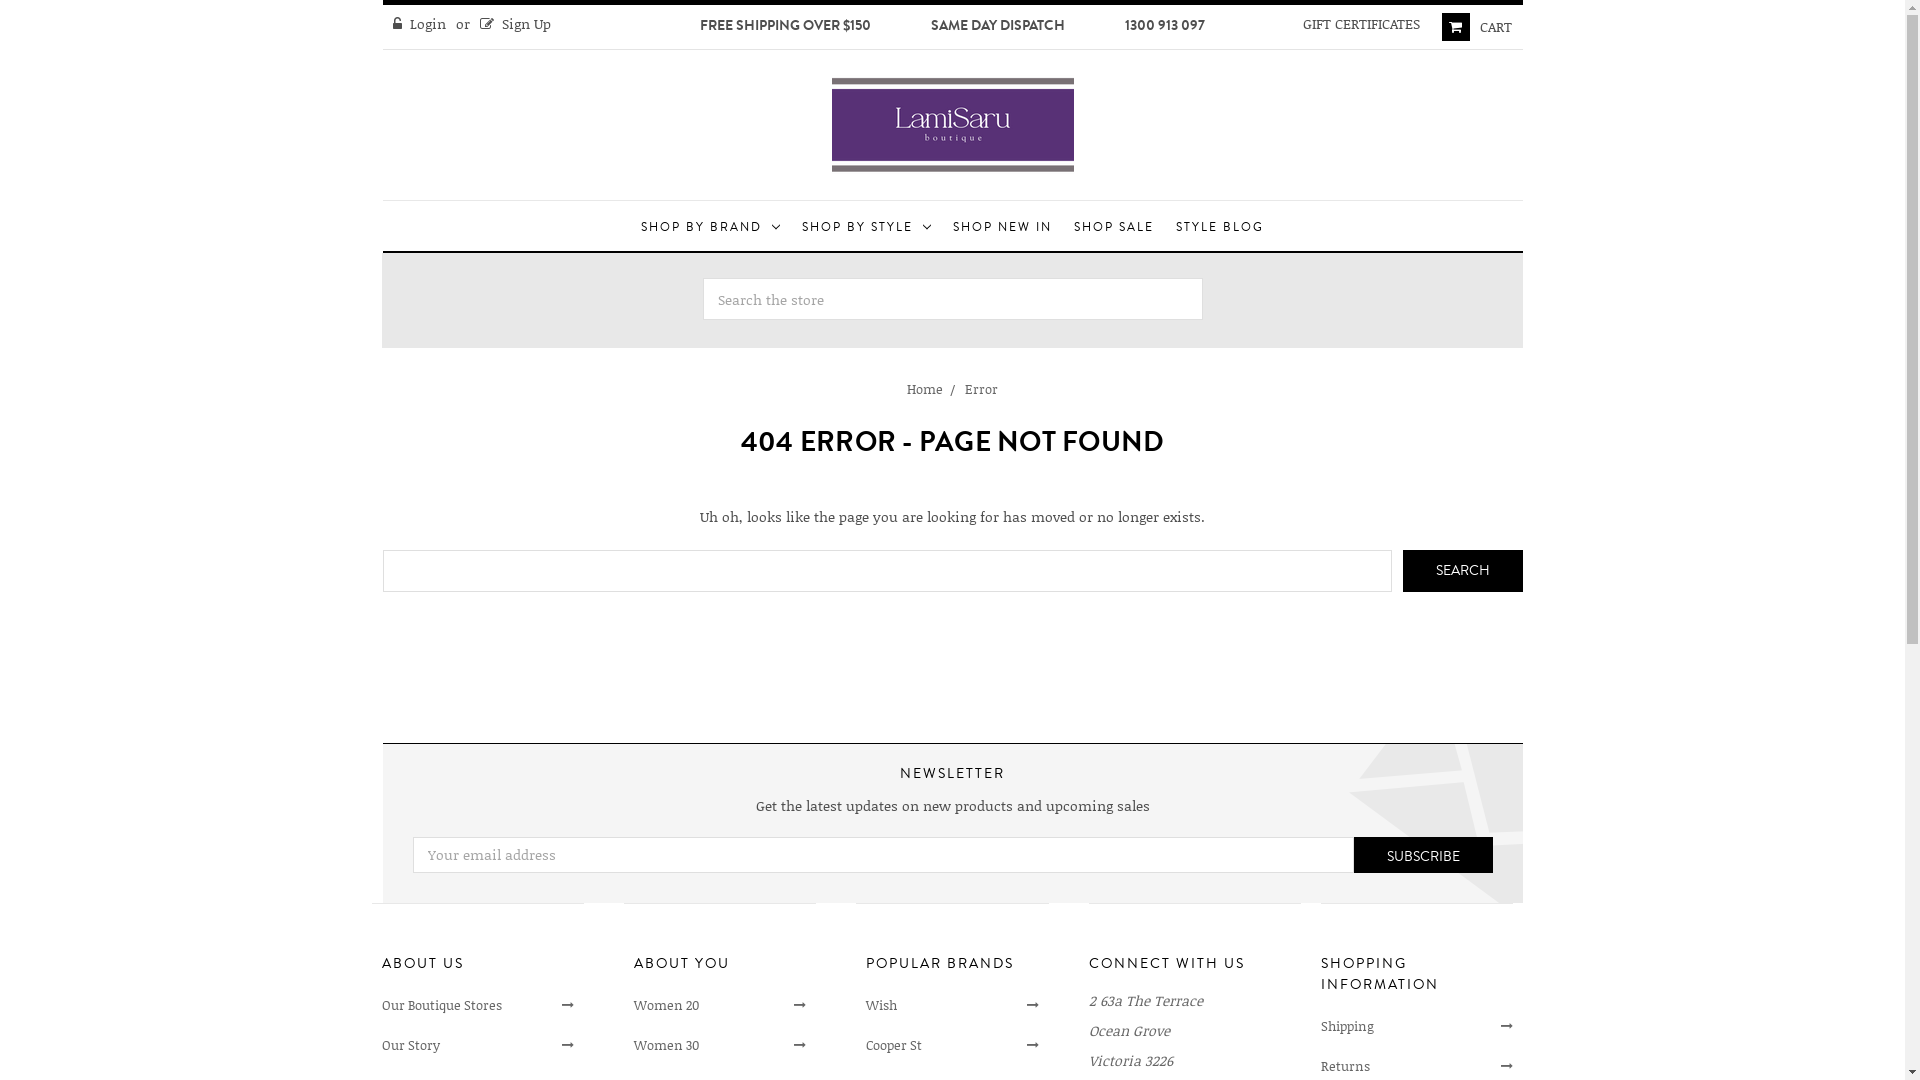  I want to click on 'Our Story', so click(477, 1044).